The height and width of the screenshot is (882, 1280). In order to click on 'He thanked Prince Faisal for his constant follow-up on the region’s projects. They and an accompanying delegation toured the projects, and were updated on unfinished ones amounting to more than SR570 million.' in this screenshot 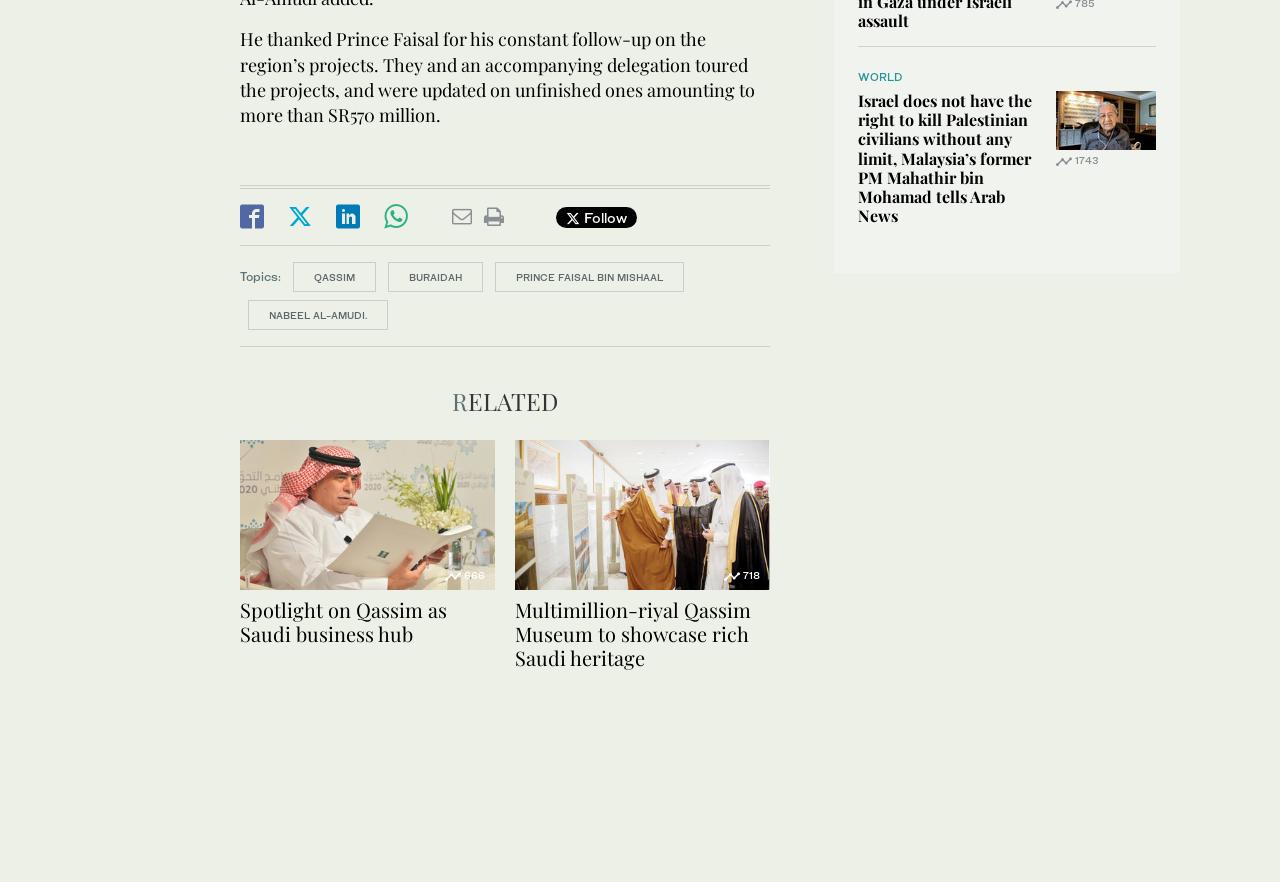, I will do `click(240, 76)`.